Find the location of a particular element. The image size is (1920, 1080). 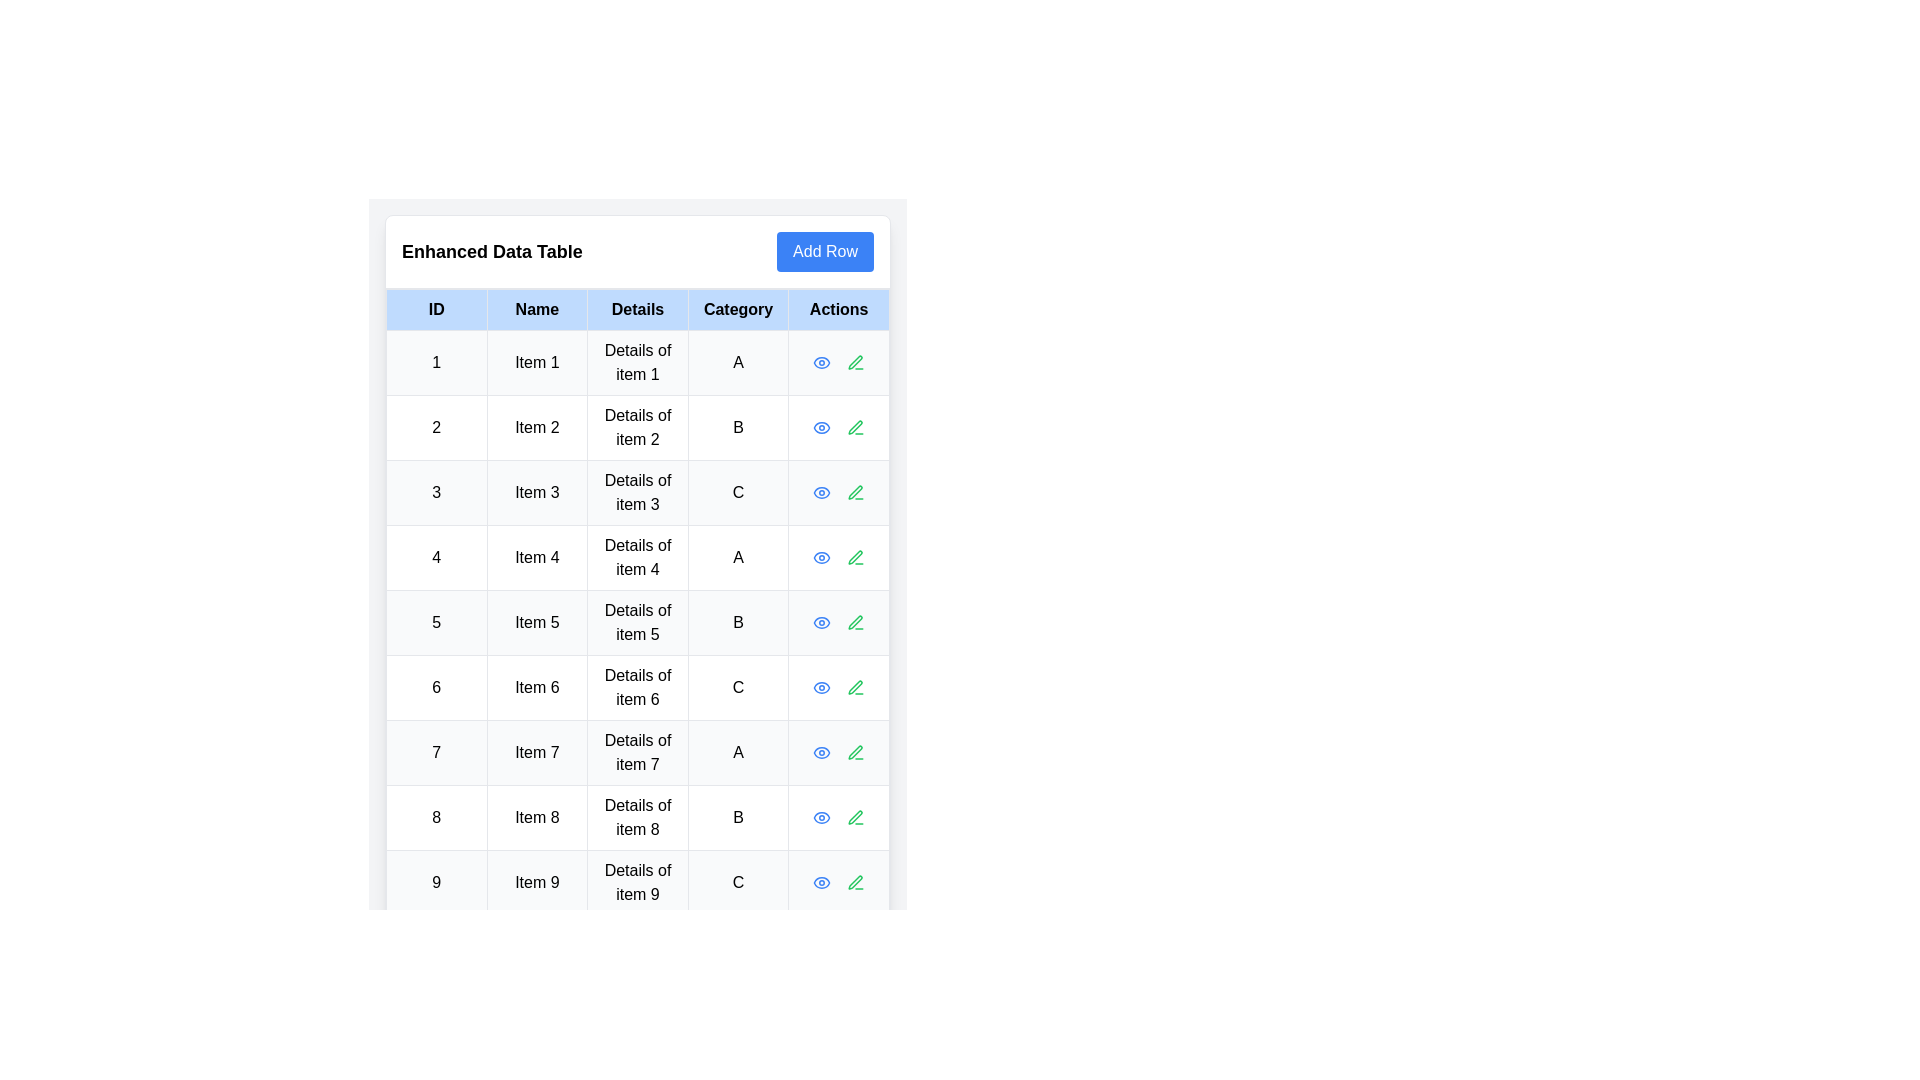

the text label in the 'Category' column for 'Item 5', which denotes category 'B' is located at coordinates (737, 622).